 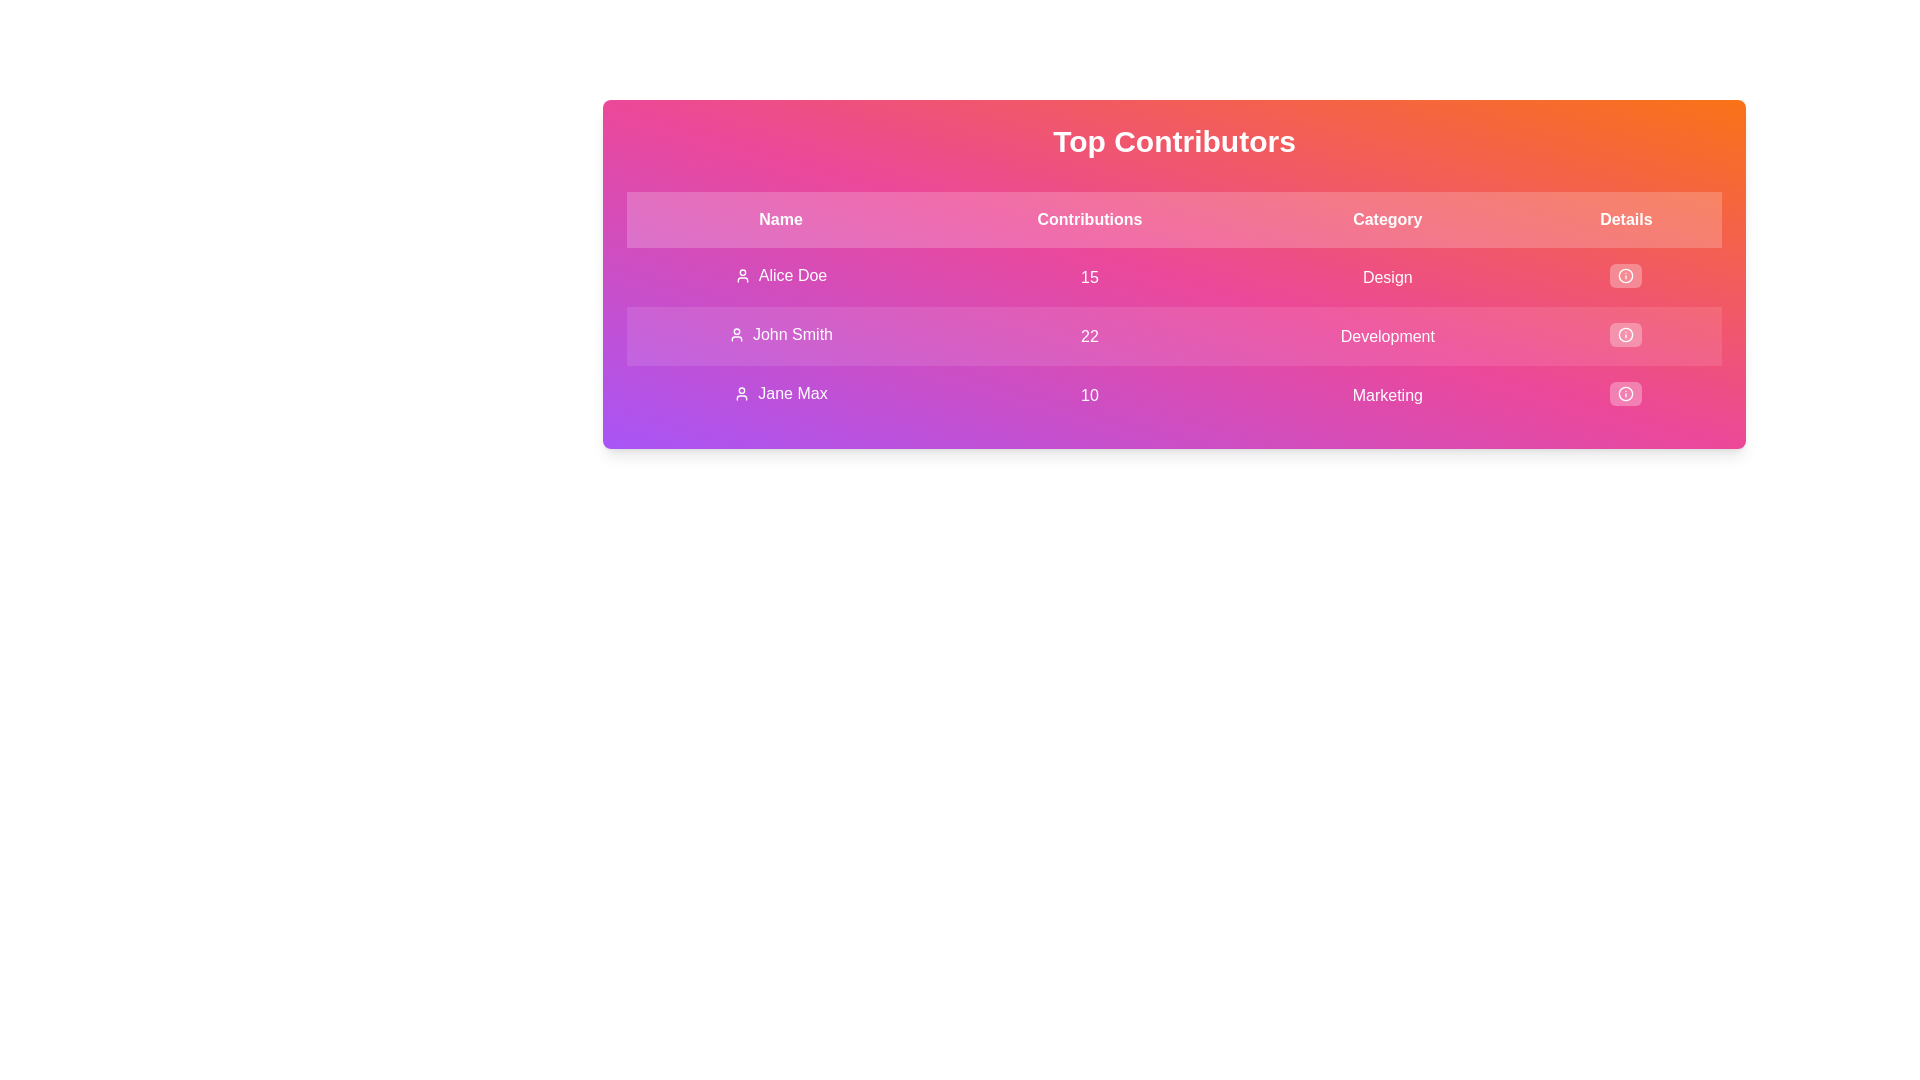 I want to click on the small, rounded rectangular button with a pinkish background located on the far right in the row corresponding to 'John Smith' under the 'Details' column in the table, which is the fourth sibling element in this row, so click(x=1626, y=335).